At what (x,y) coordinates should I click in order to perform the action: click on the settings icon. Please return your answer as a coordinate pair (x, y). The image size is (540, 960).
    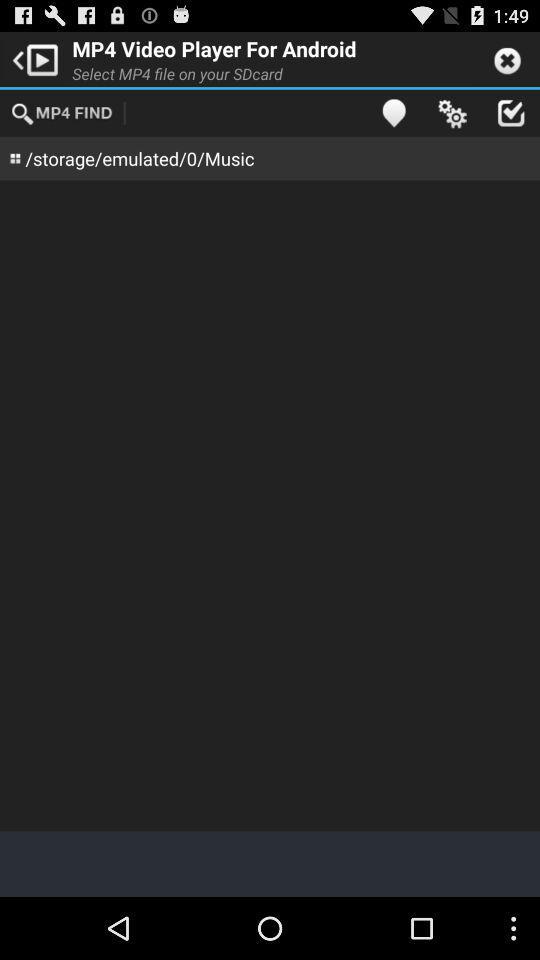
    Looking at the image, I should click on (452, 120).